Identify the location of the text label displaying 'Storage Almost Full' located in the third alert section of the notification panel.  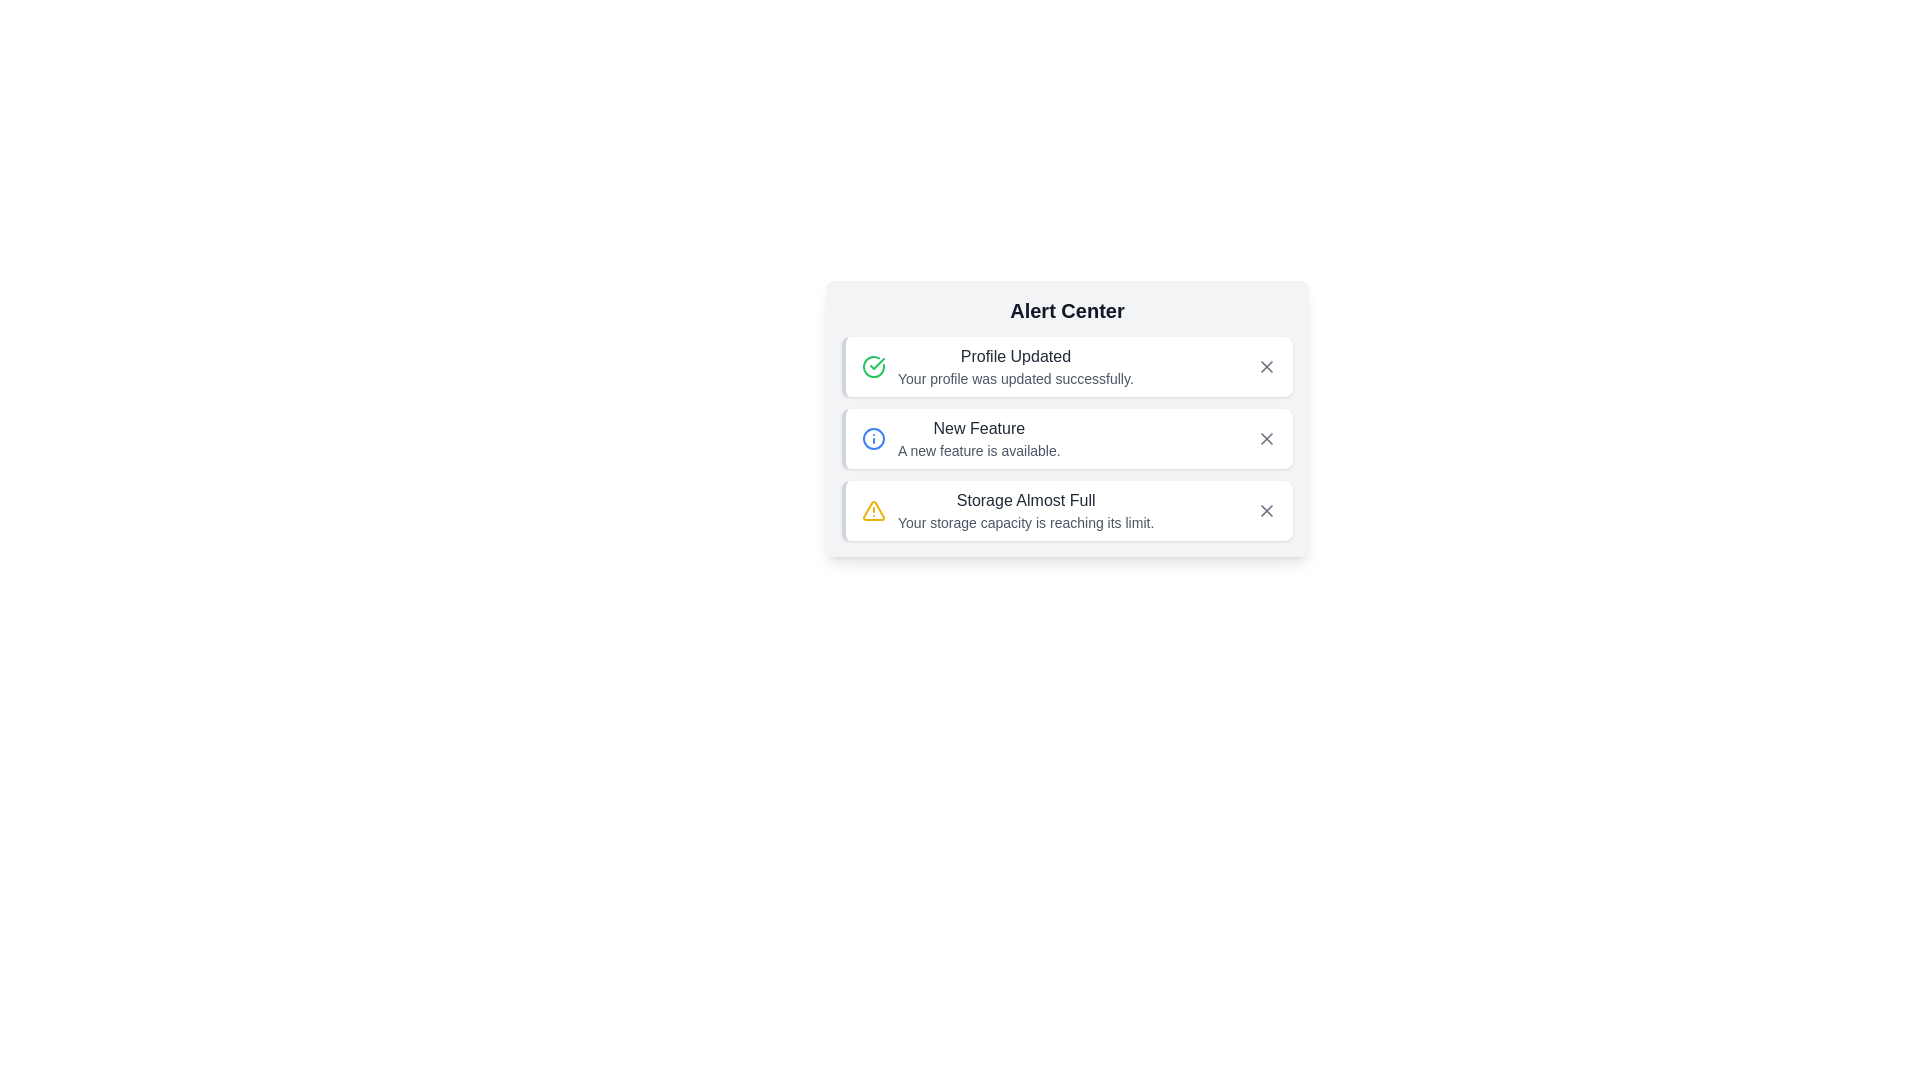
(1026, 500).